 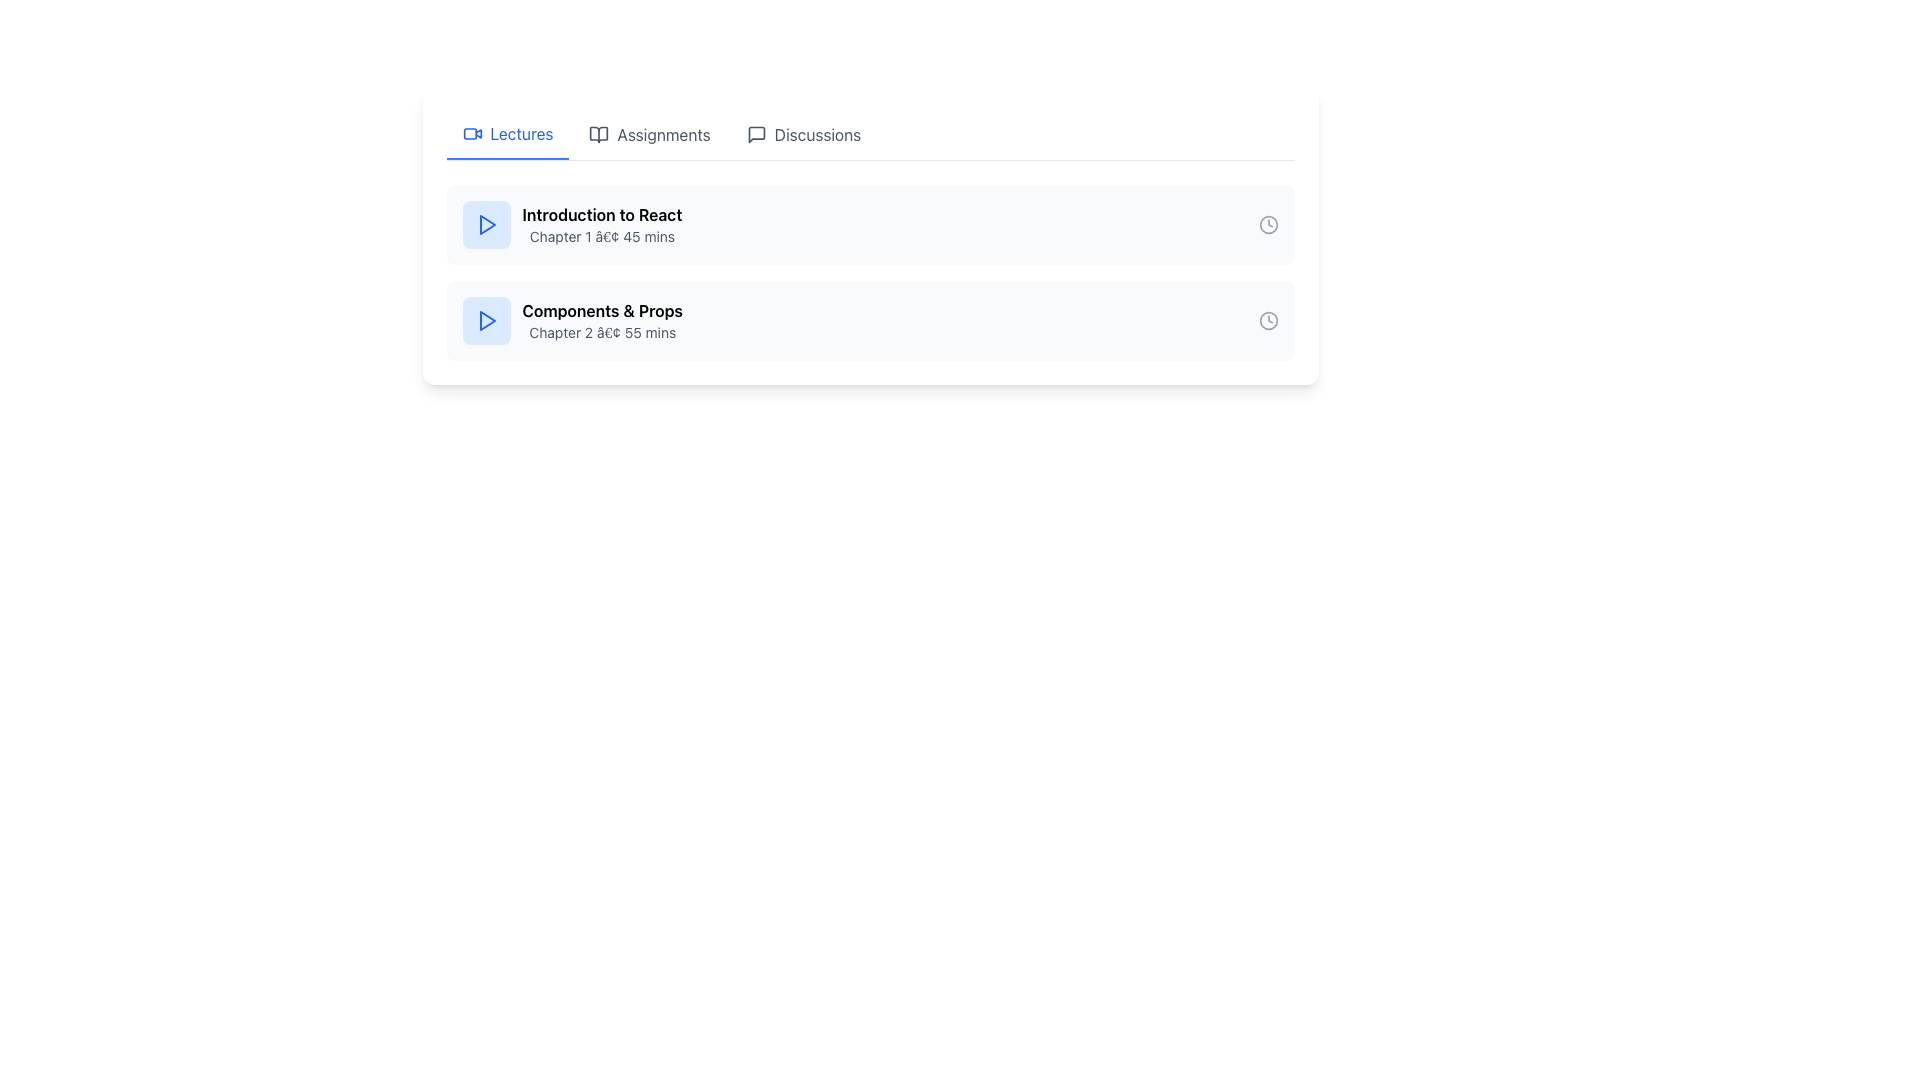 What do you see at coordinates (803, 135) in the screenshot?
I see `the navigation button located in the horizontal navigation bar, which is the third item to the right of 'Lectures' and 'Assignments'` at bounding box center [803, 135].